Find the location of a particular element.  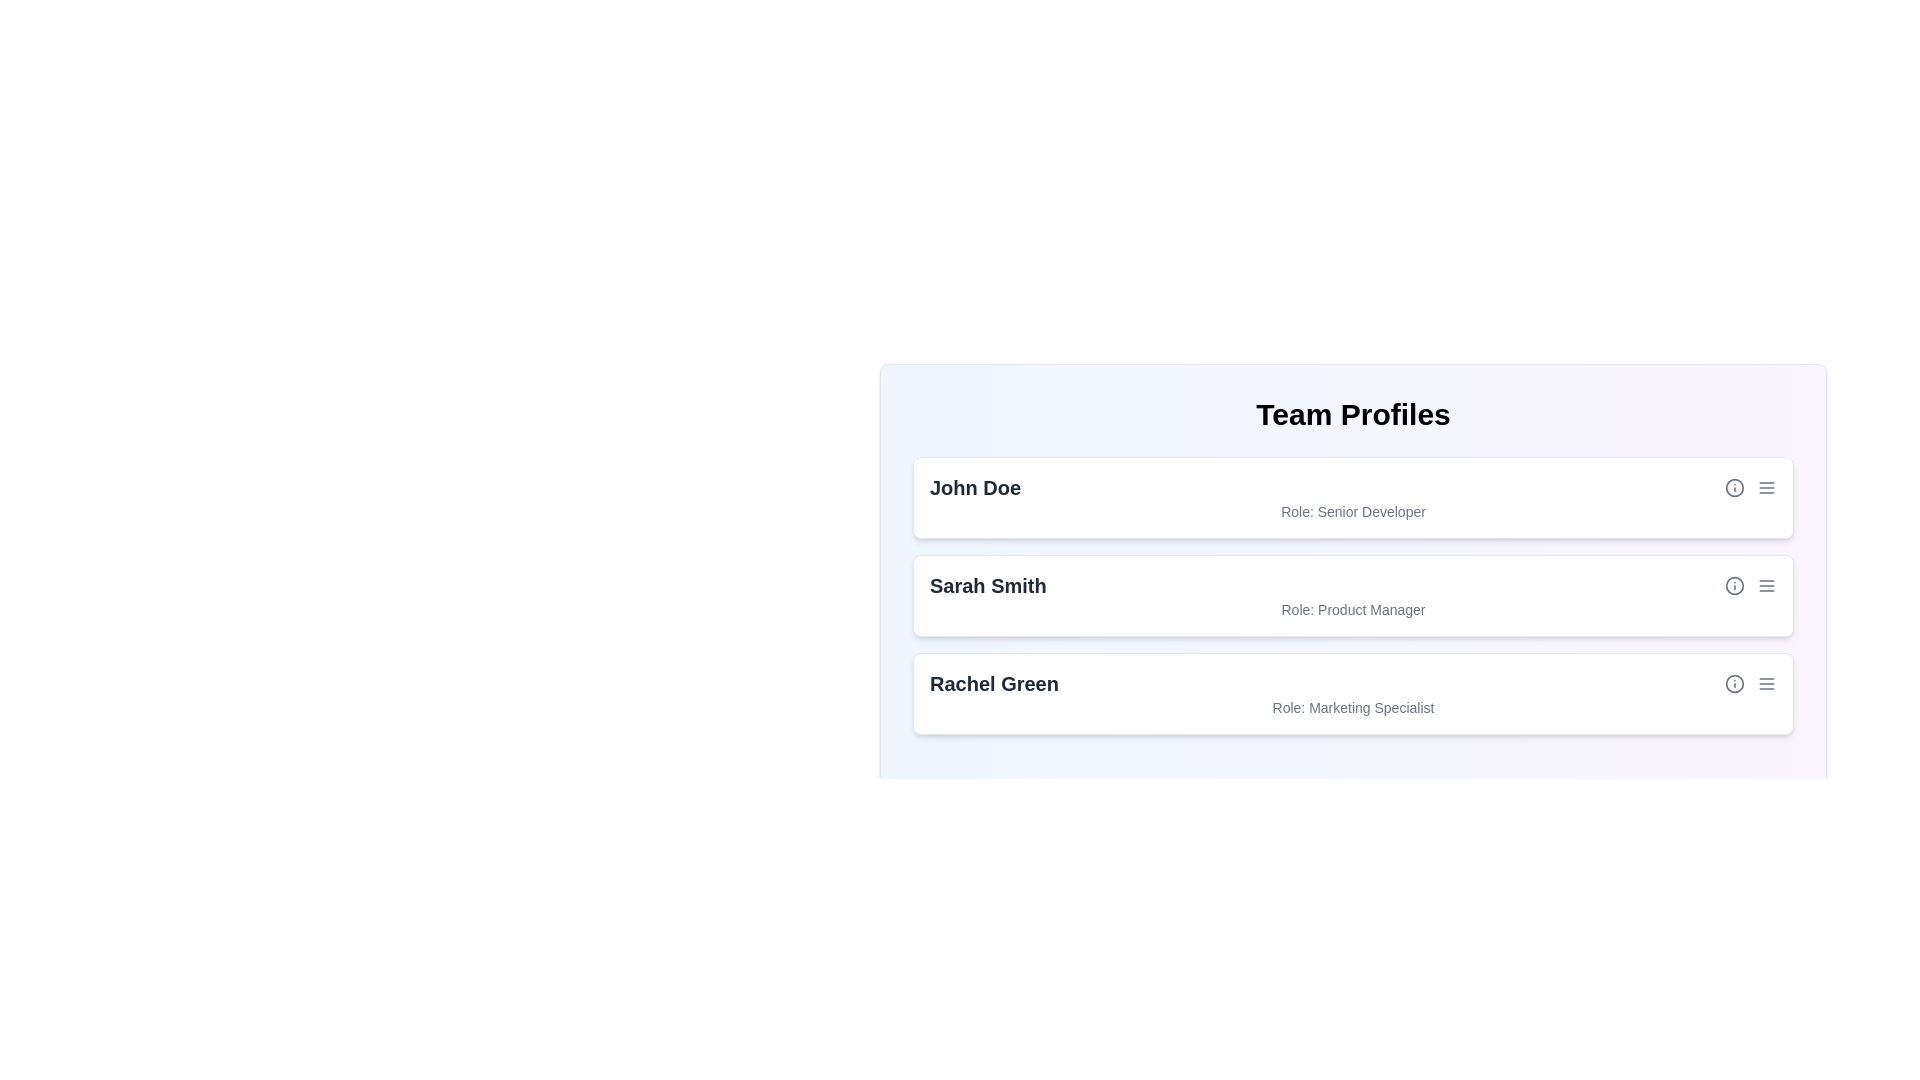

the second profile card in the team profiles list, which is positioned below 'John Doe' and above 'Rachel Green' is located at coordinates (1353, 595).